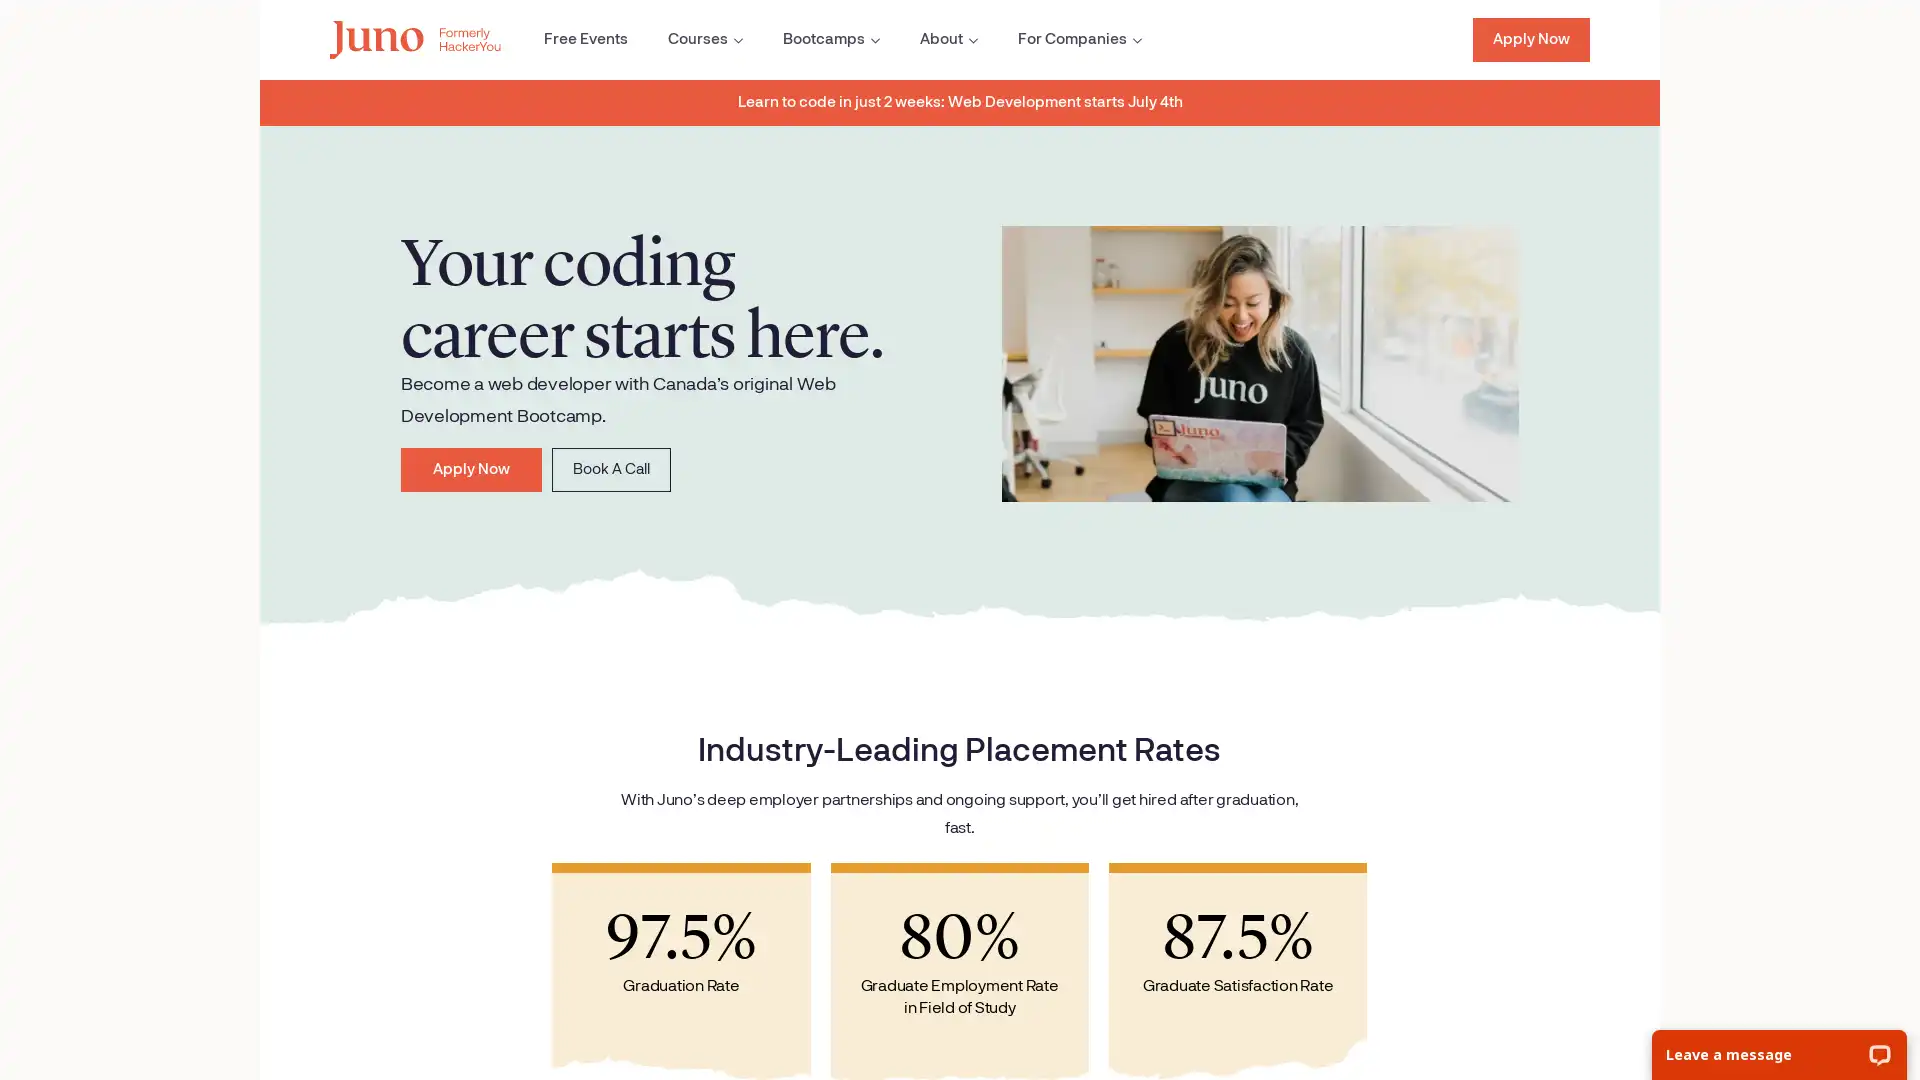 The height and width of the screenshot is (1080, 1920). Describe the element at coordinates (930, 39) in the screenshot. I see `Open the About sub menu.` at that location.